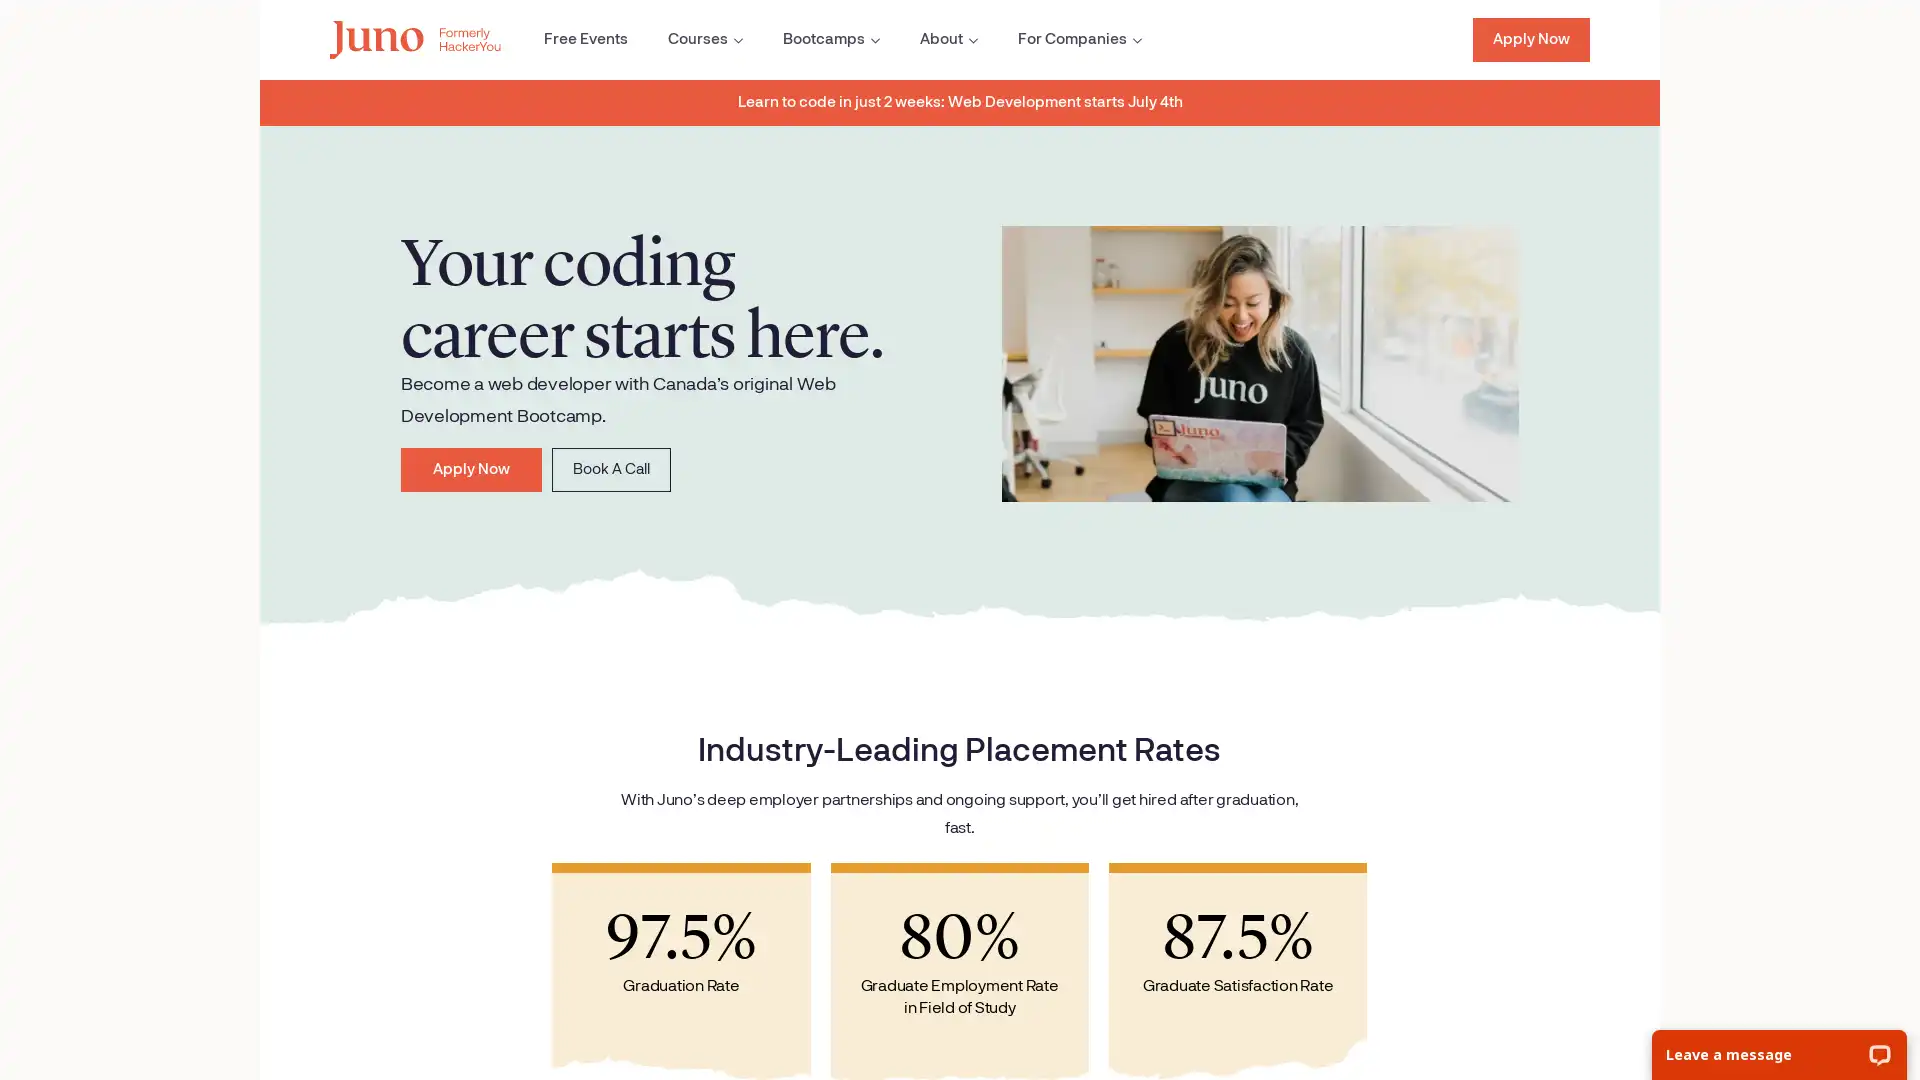 The height and width of the screenshot is (1080, 1920). Describe the element at coordinates (930, 39) in the screenshot. I see `Open the About sub menu.` at that location.